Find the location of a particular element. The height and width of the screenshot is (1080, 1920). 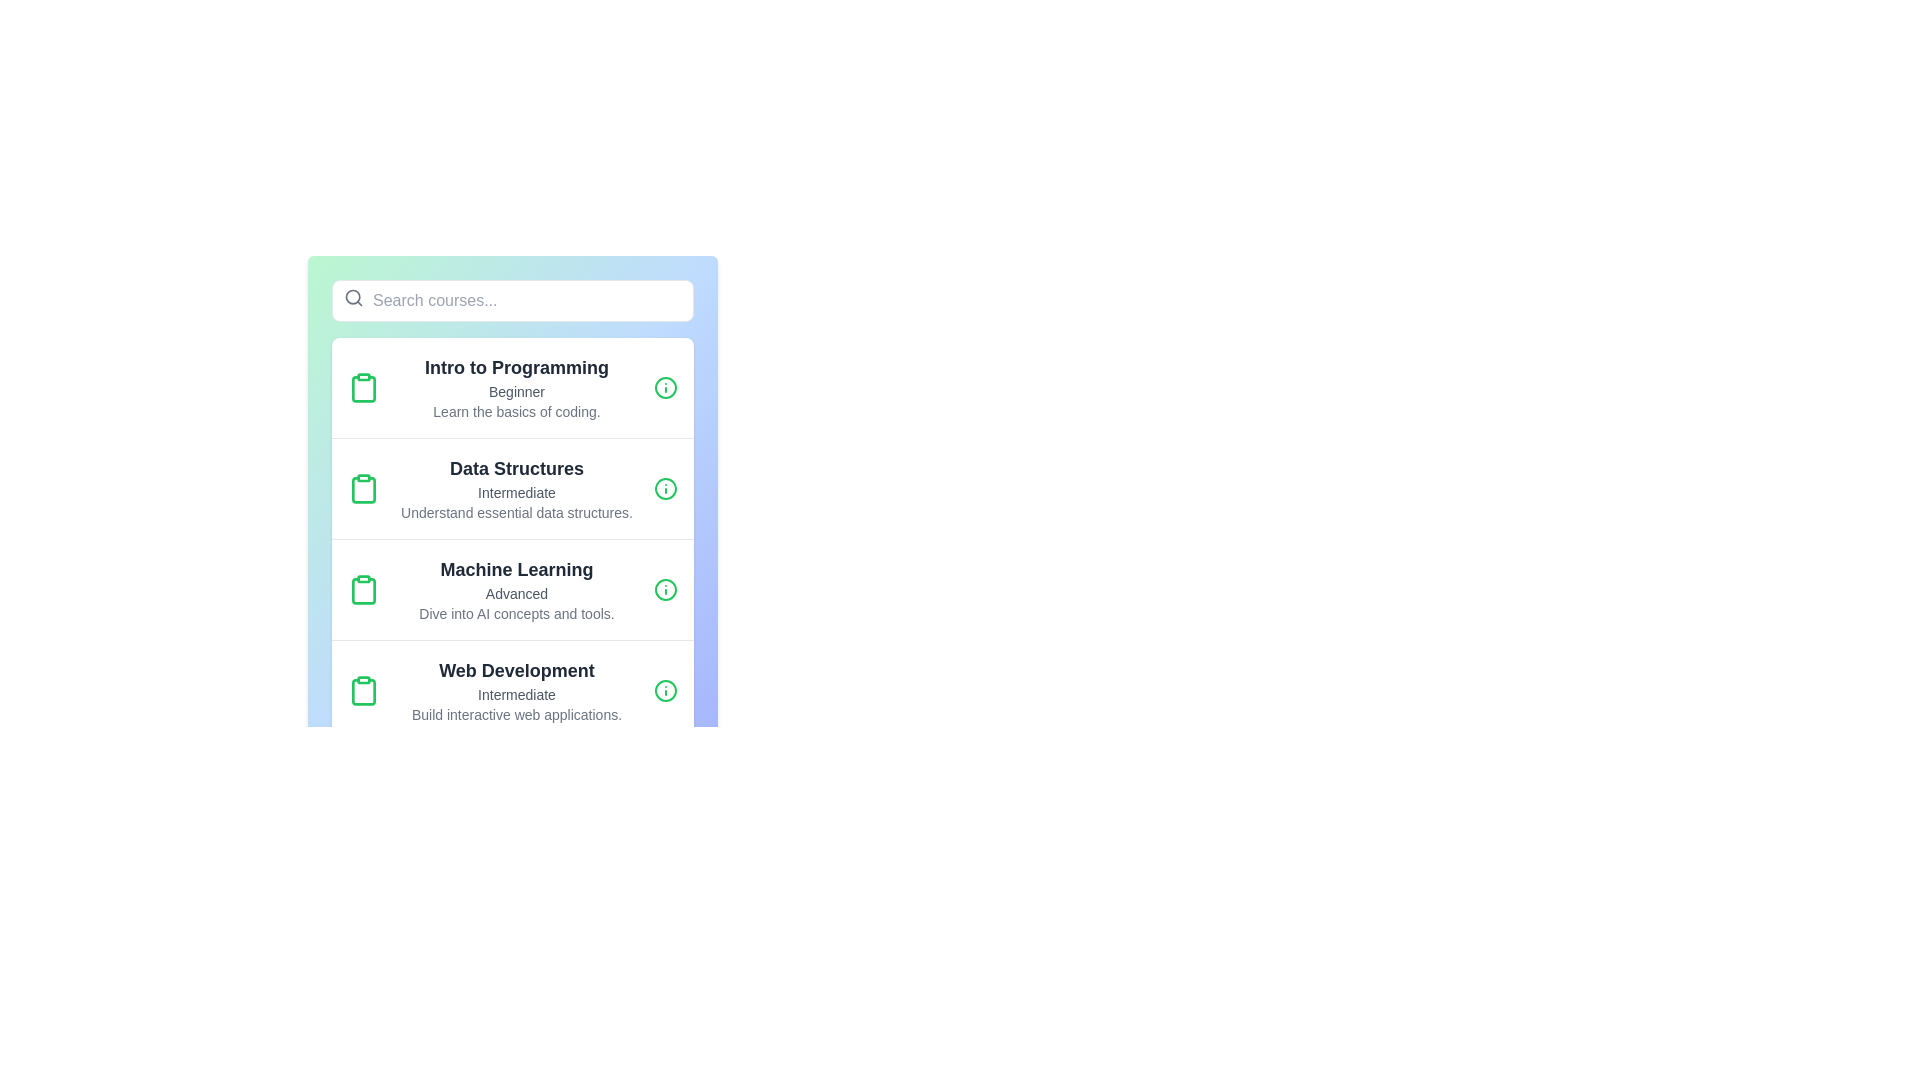

the Card component titled 'Machine Learning', which has a bold title, an 'Advanced' label, and a descriptive text. This card features a green clipboard icon on the left and a green info circle on the right. It is the third card in a vertical list of four items is located at coordinates (513, 588).